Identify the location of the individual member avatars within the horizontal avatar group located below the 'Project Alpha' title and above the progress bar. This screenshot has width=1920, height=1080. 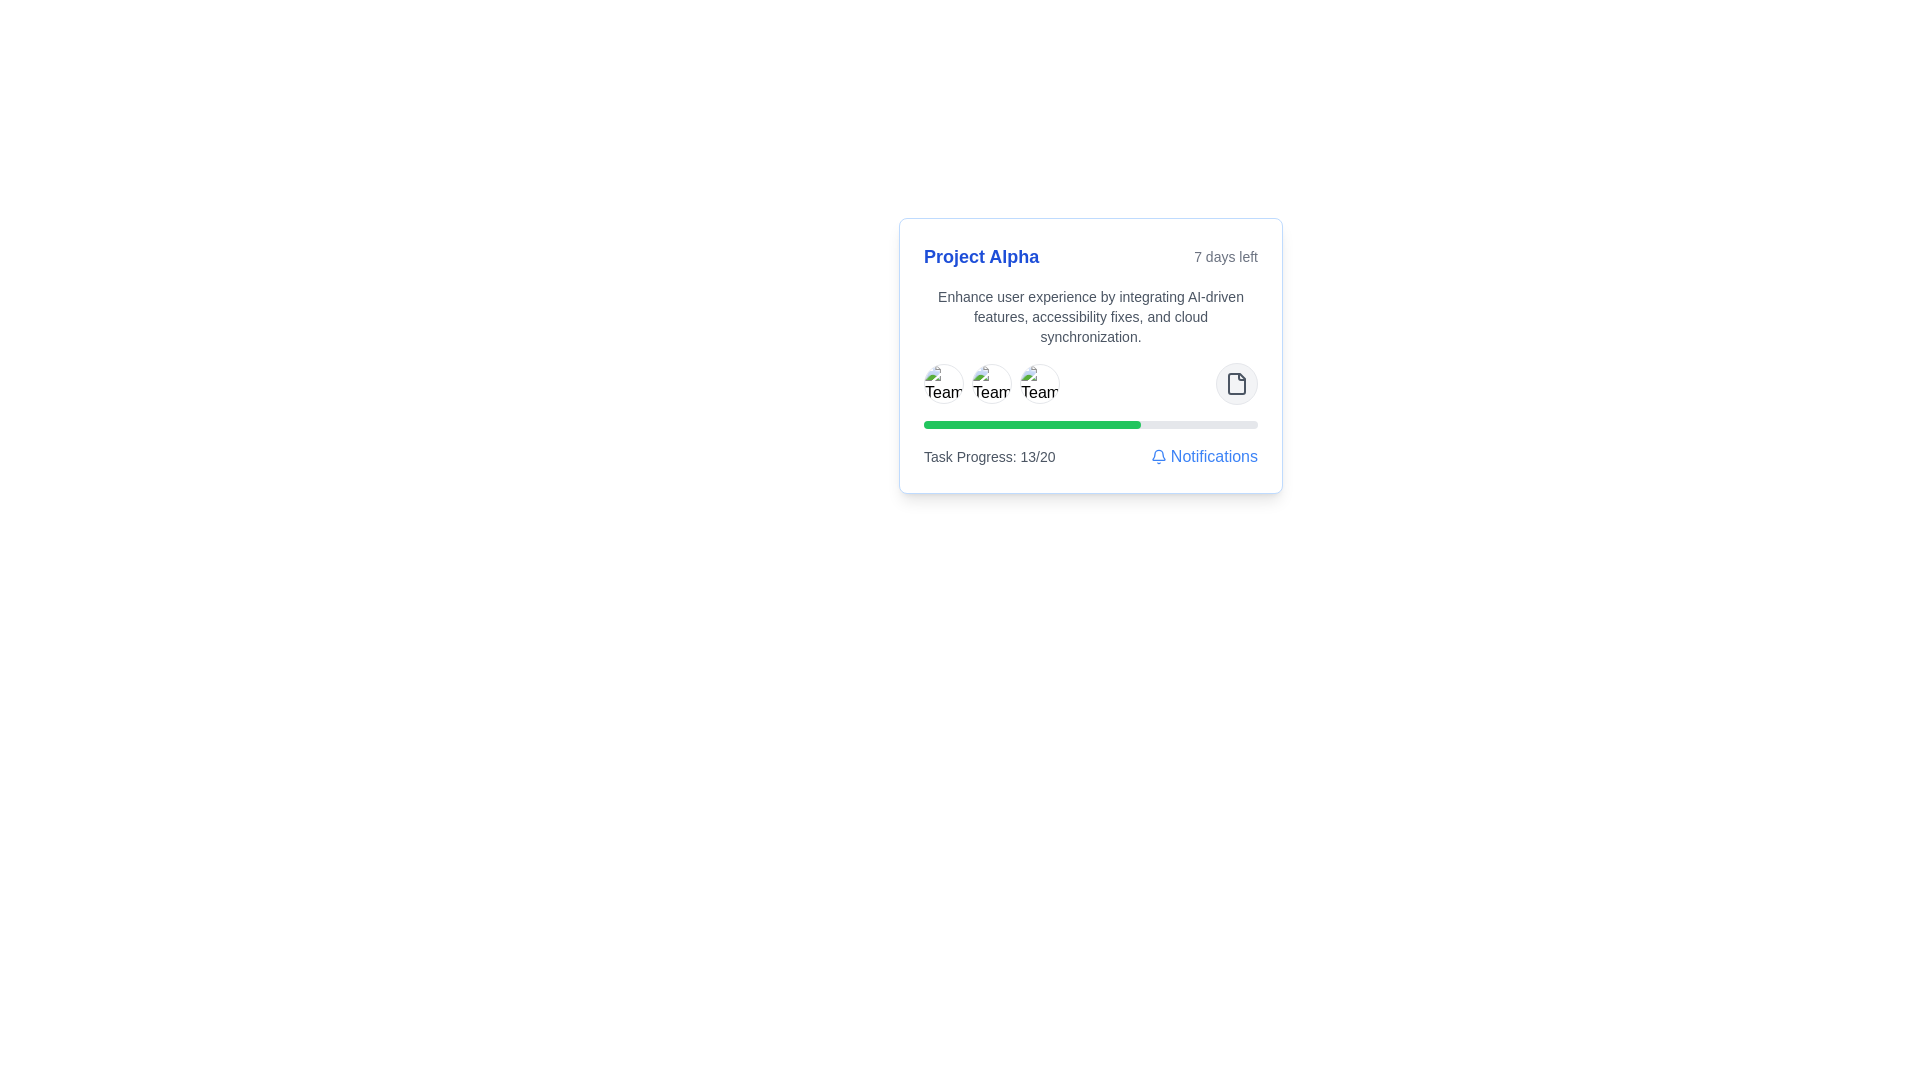
(992, 384).